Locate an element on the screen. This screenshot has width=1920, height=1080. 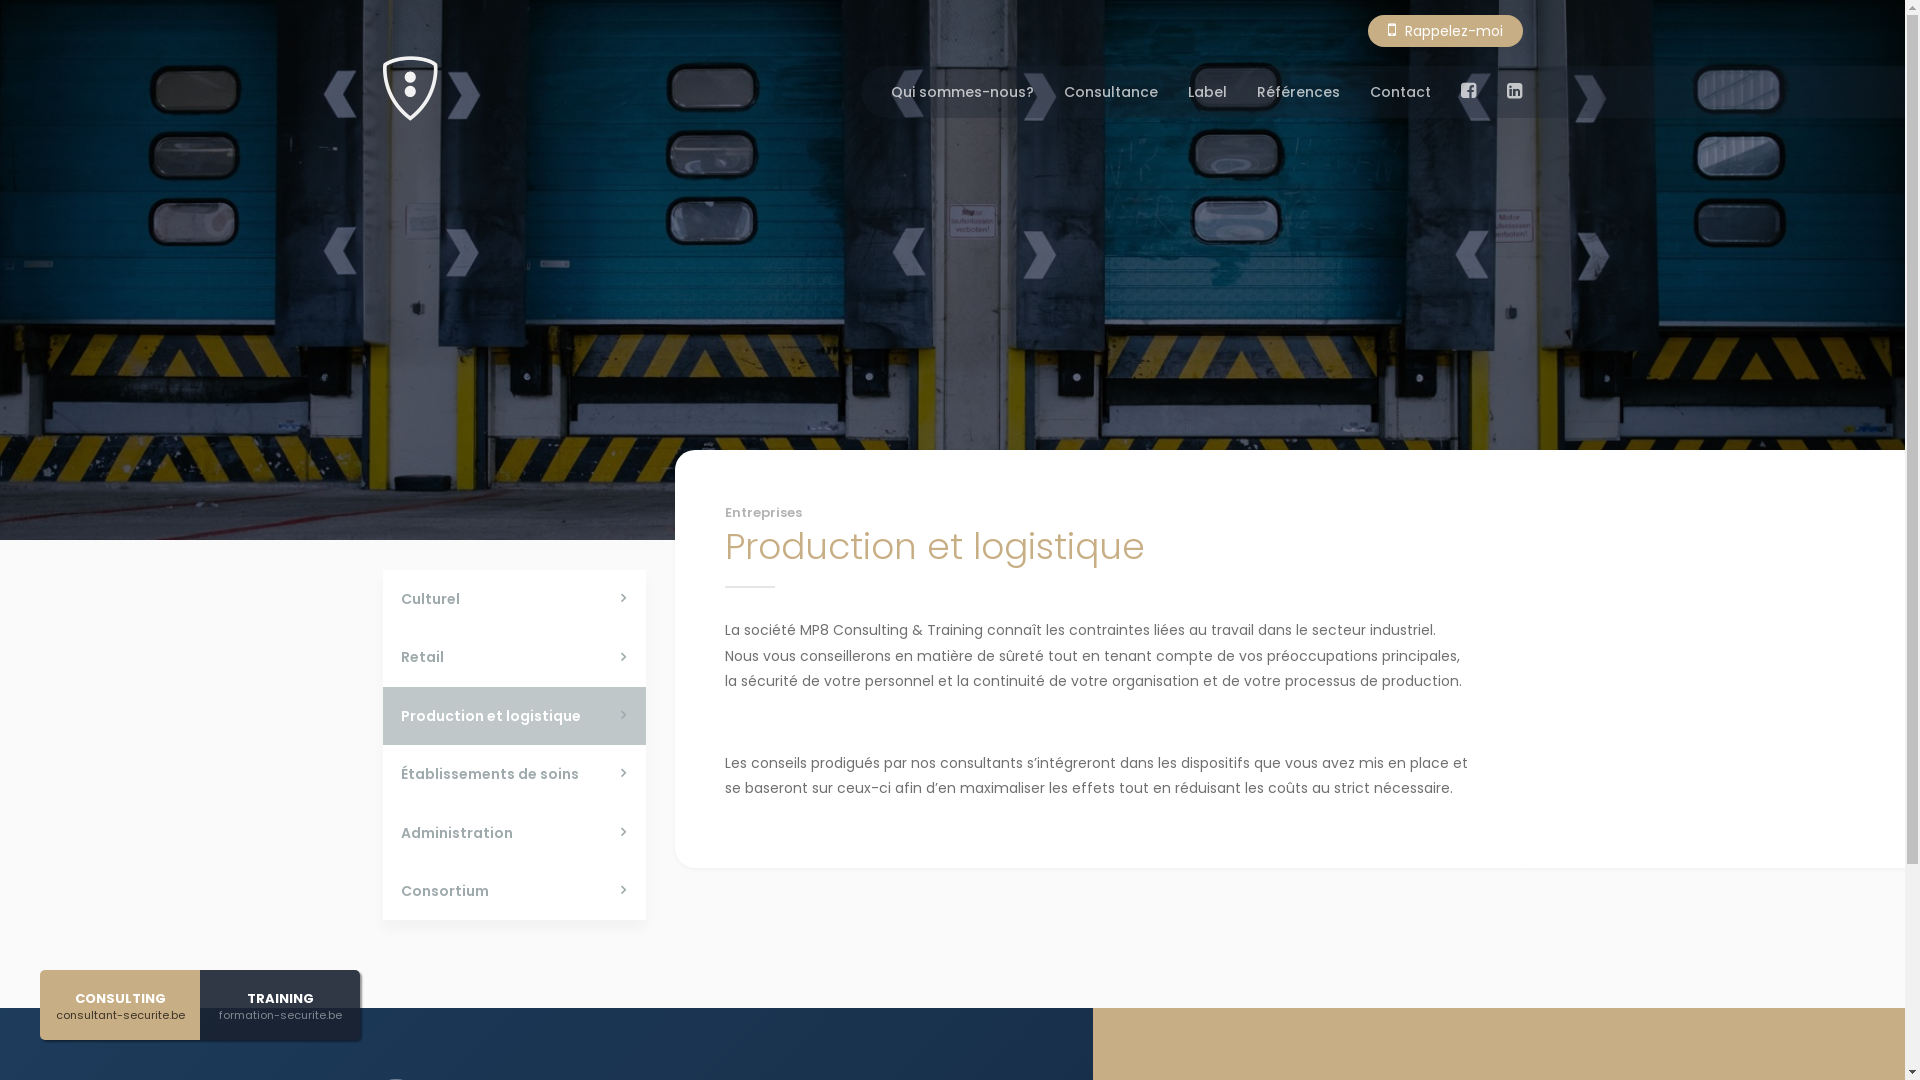
'Contact' is located at coordinates (1399, 92).